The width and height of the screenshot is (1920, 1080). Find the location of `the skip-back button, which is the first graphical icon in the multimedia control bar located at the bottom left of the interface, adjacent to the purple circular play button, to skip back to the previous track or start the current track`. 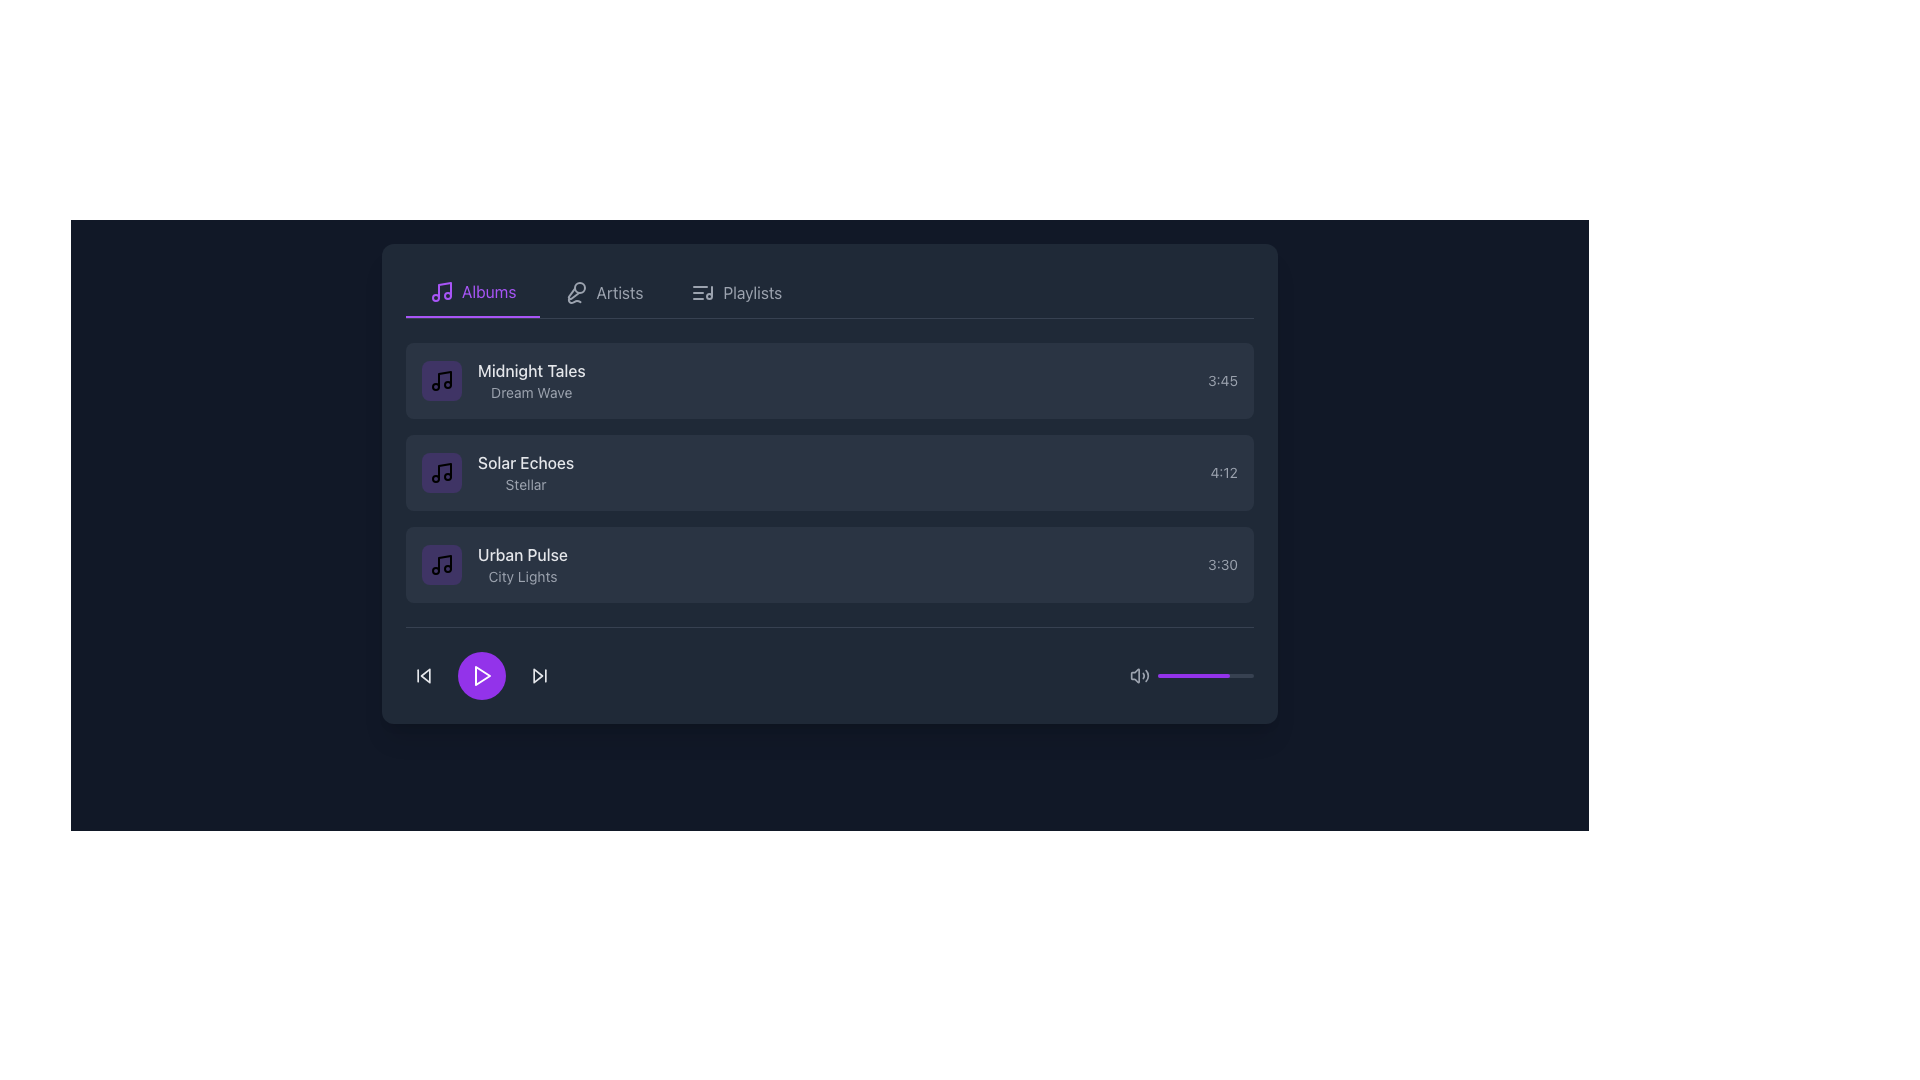

the skip-back button, which is the first graphical icon in the multimedia control bar located at the bottom left of the interface, adjacent to the purple circular play button, to skip back to the previous track or start the current track is located at coordinates (424, 675).